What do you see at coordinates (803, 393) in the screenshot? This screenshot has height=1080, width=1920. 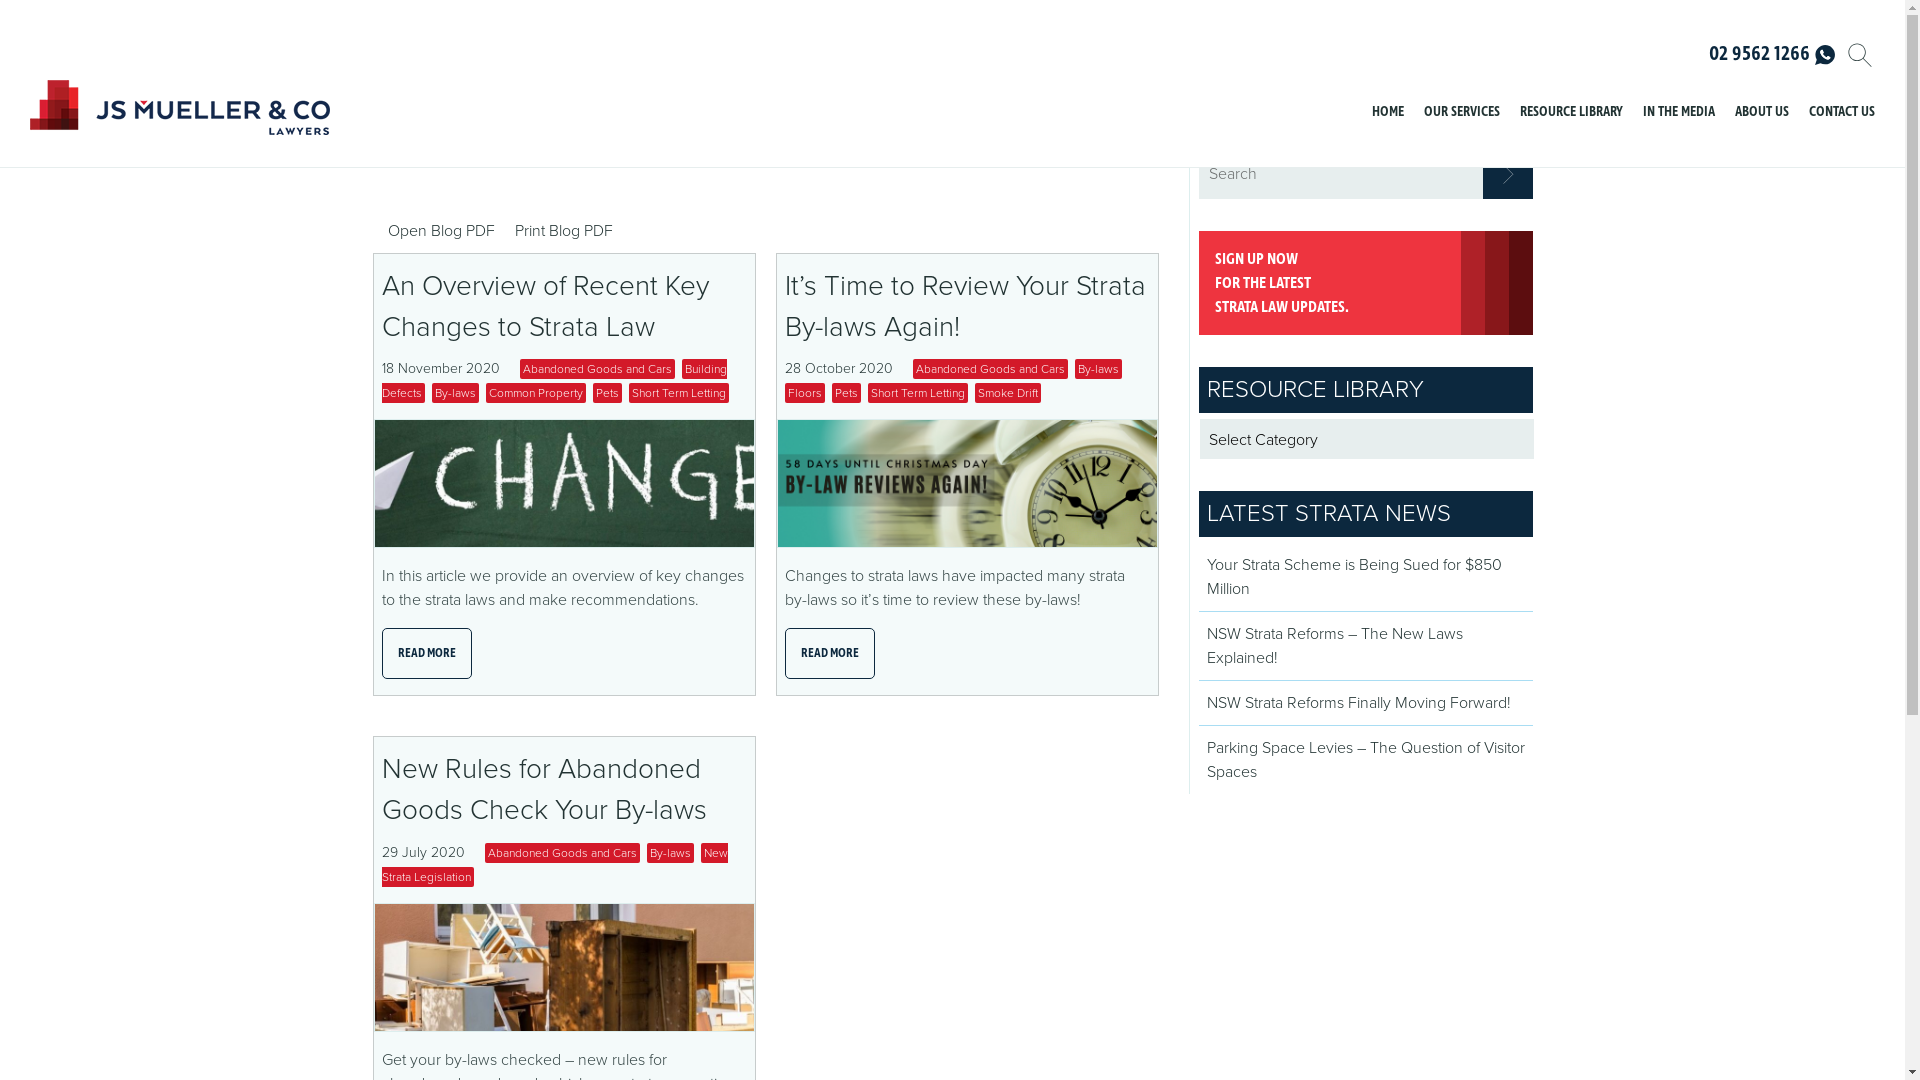 I see `'Floors'` at bounding box center [803, 393].